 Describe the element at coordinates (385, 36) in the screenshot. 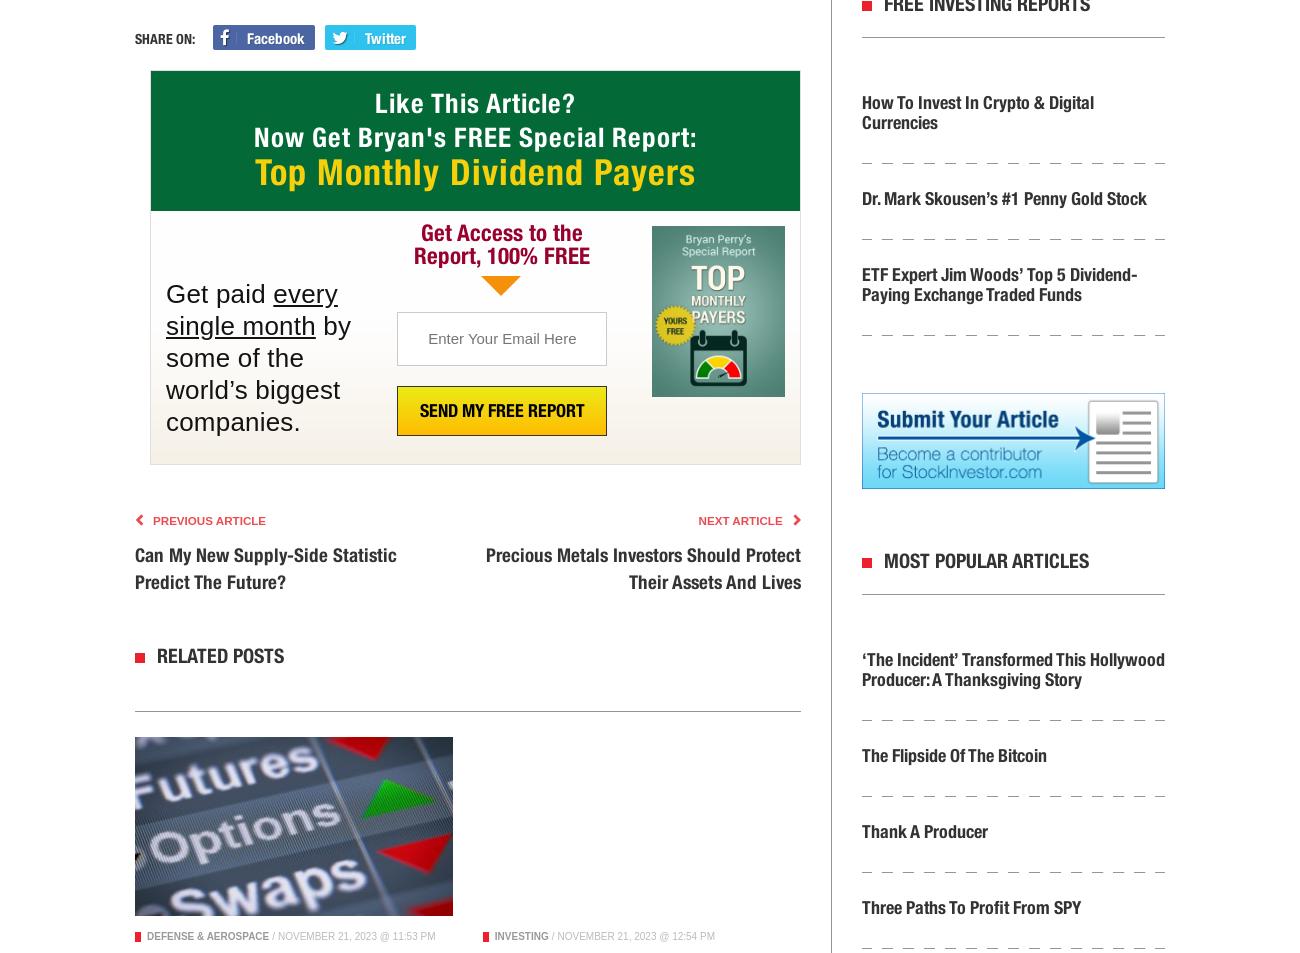

I see `'Twitter'` at that location.